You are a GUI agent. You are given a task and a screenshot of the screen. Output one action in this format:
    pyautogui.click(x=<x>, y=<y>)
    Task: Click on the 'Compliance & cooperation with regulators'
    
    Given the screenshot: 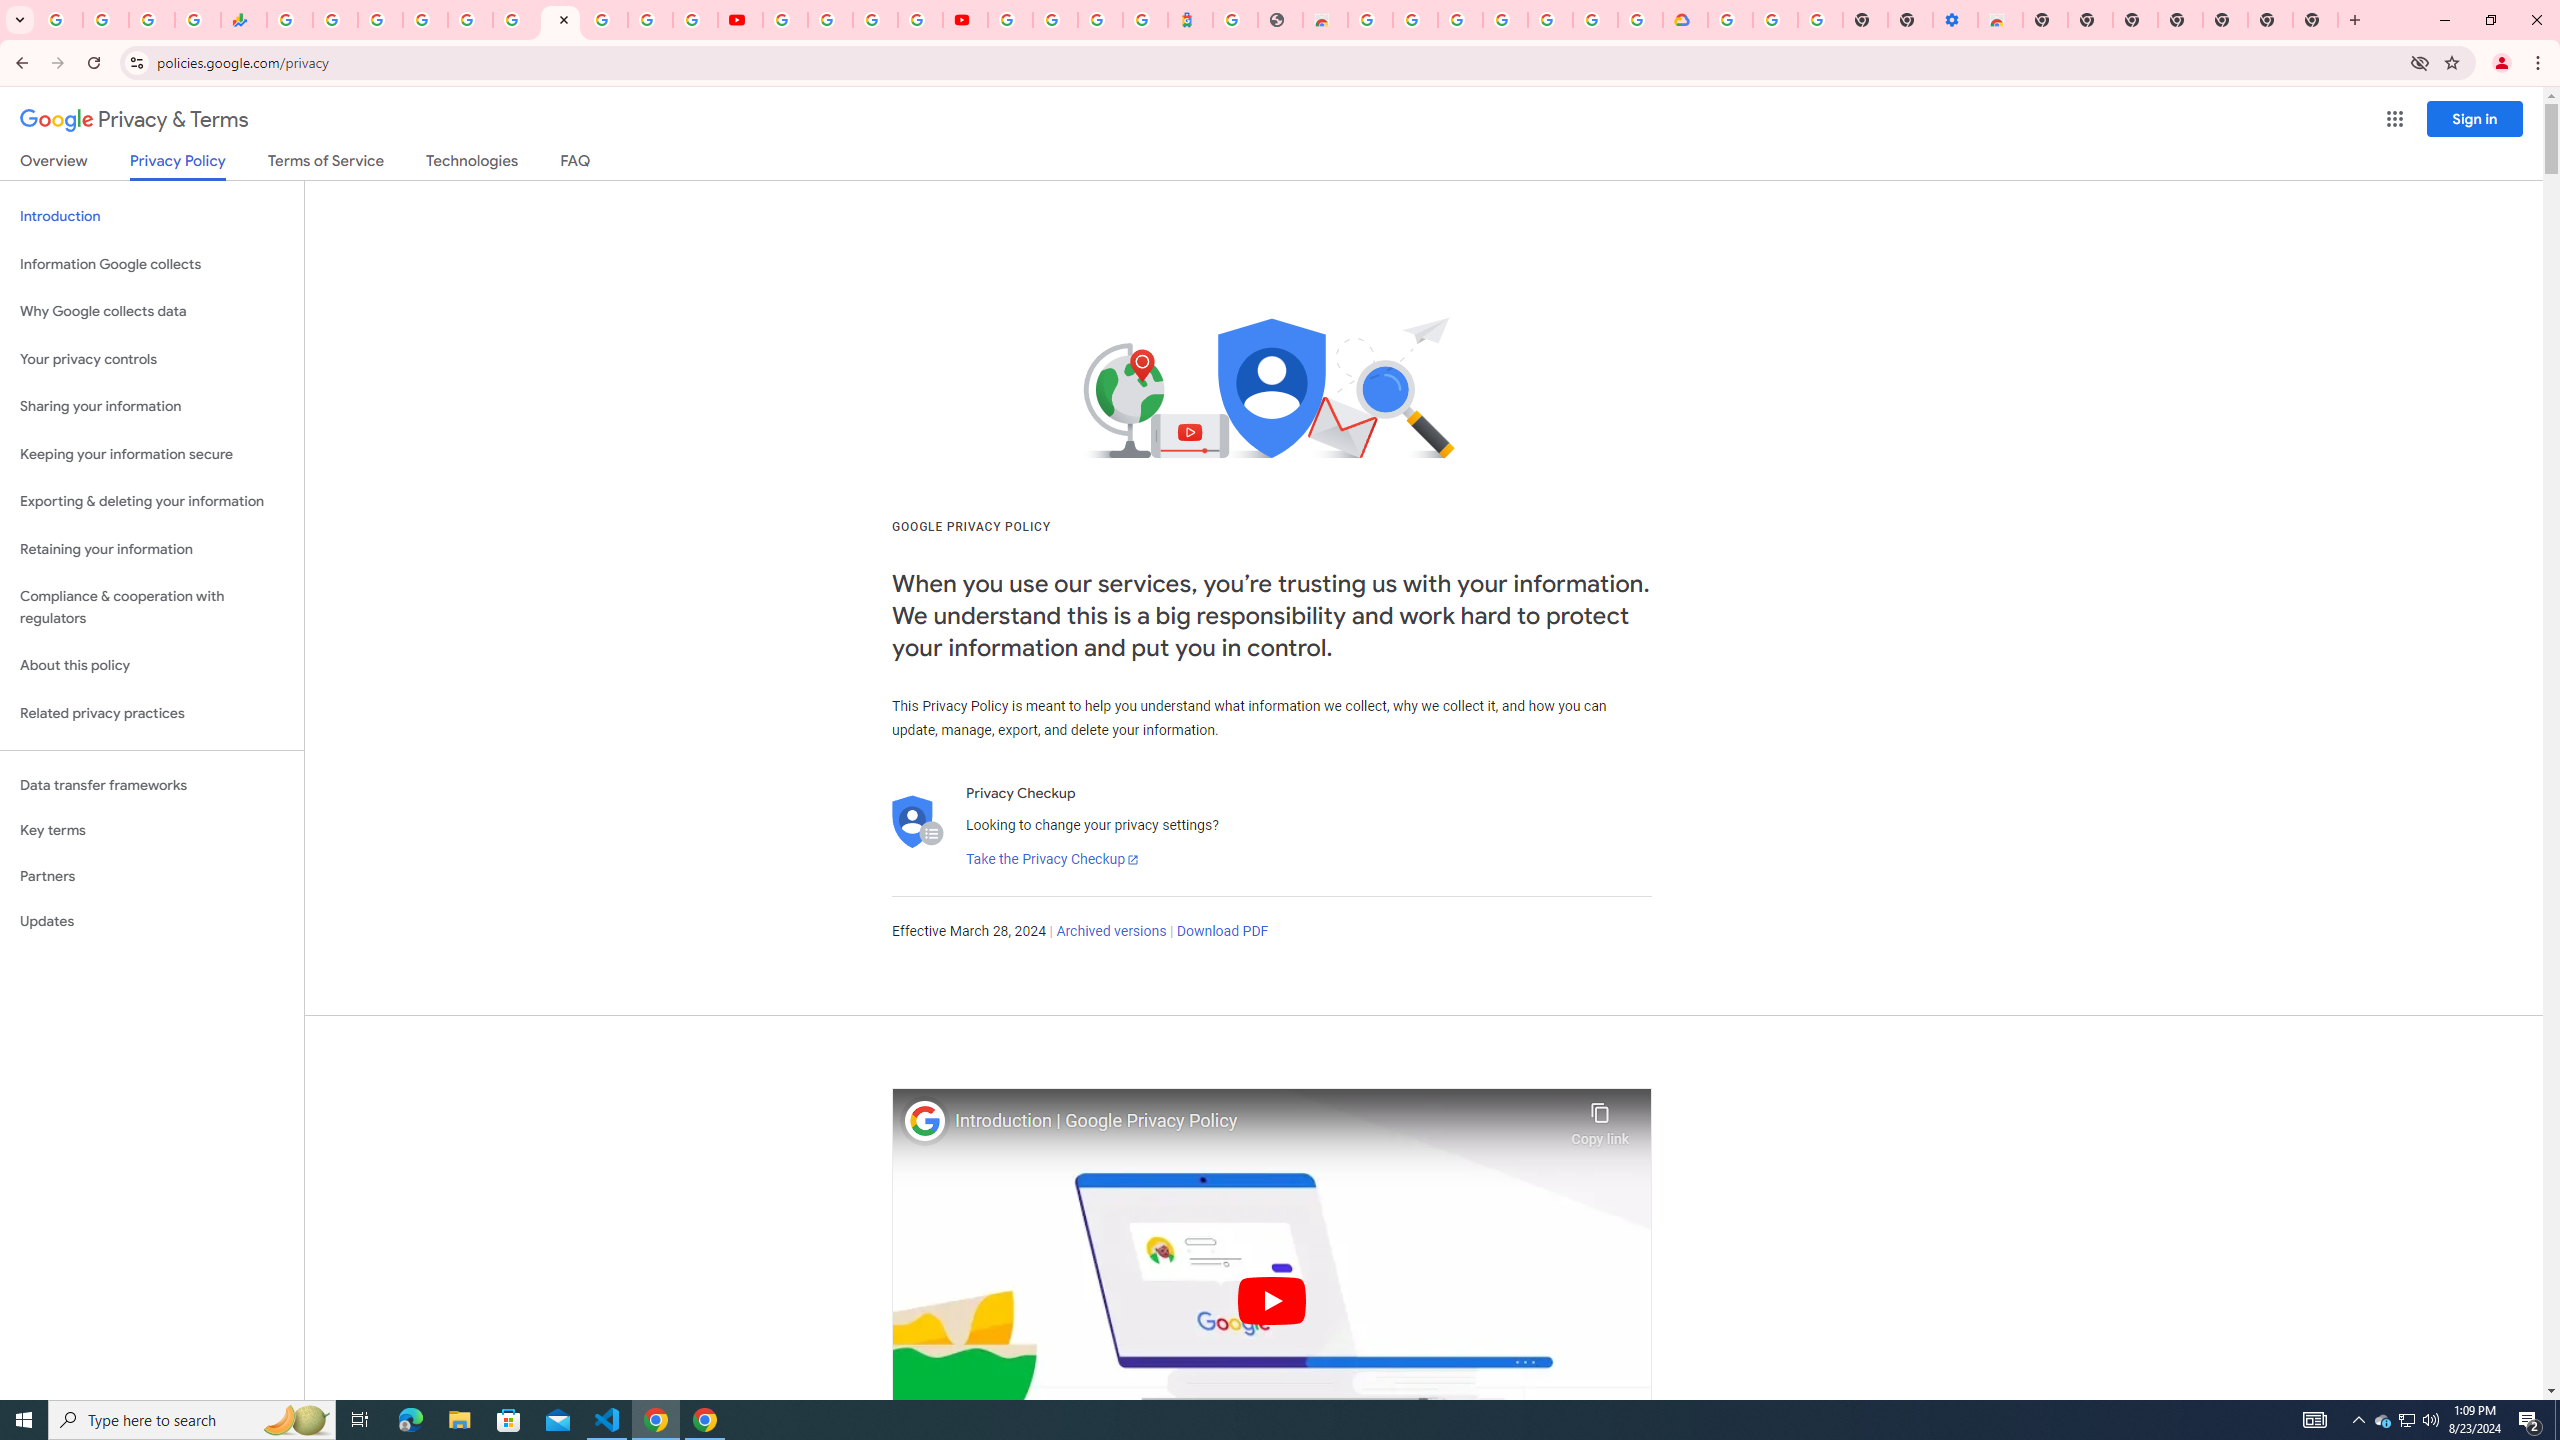 What is the action you would take?
    pyautogui.click(x=151, y=608)
    